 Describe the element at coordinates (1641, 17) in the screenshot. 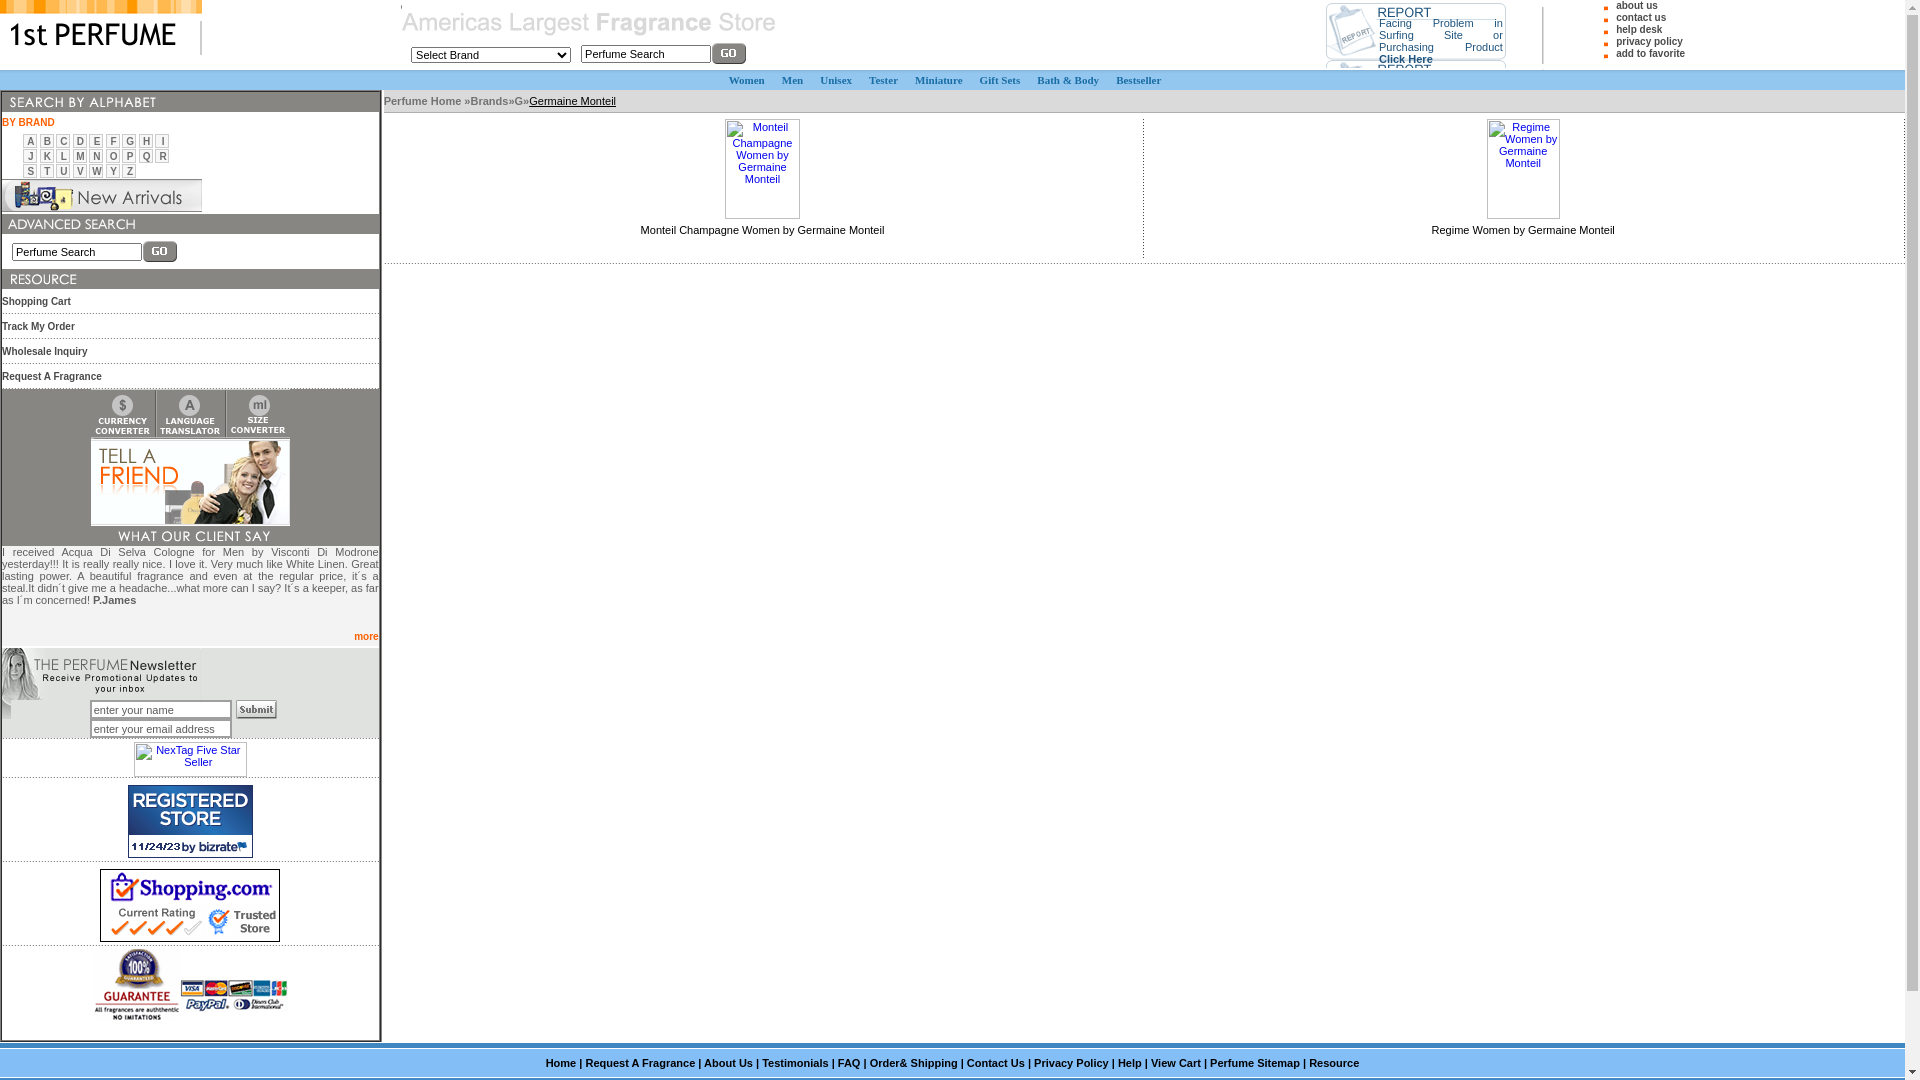

I see `'contact us'` at that location.